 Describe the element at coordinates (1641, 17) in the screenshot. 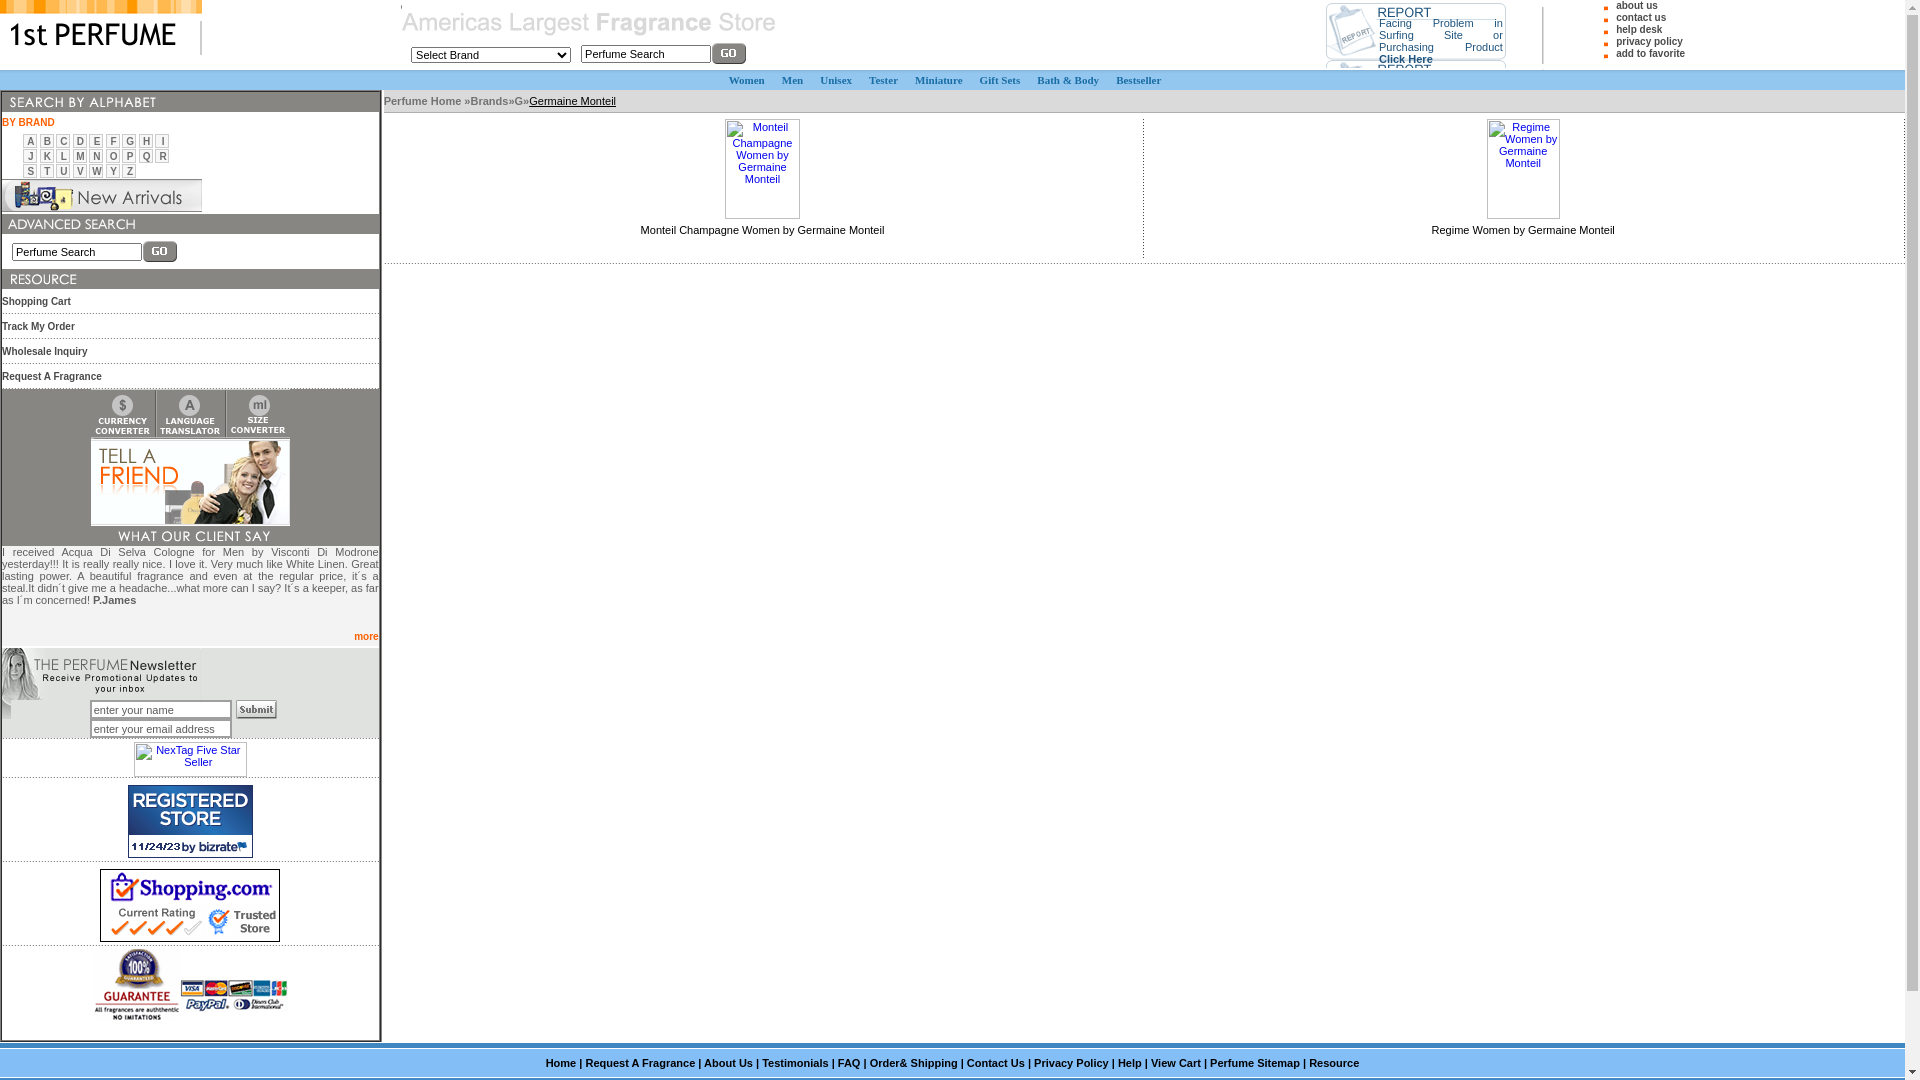

I see `'contact us'` at that location.